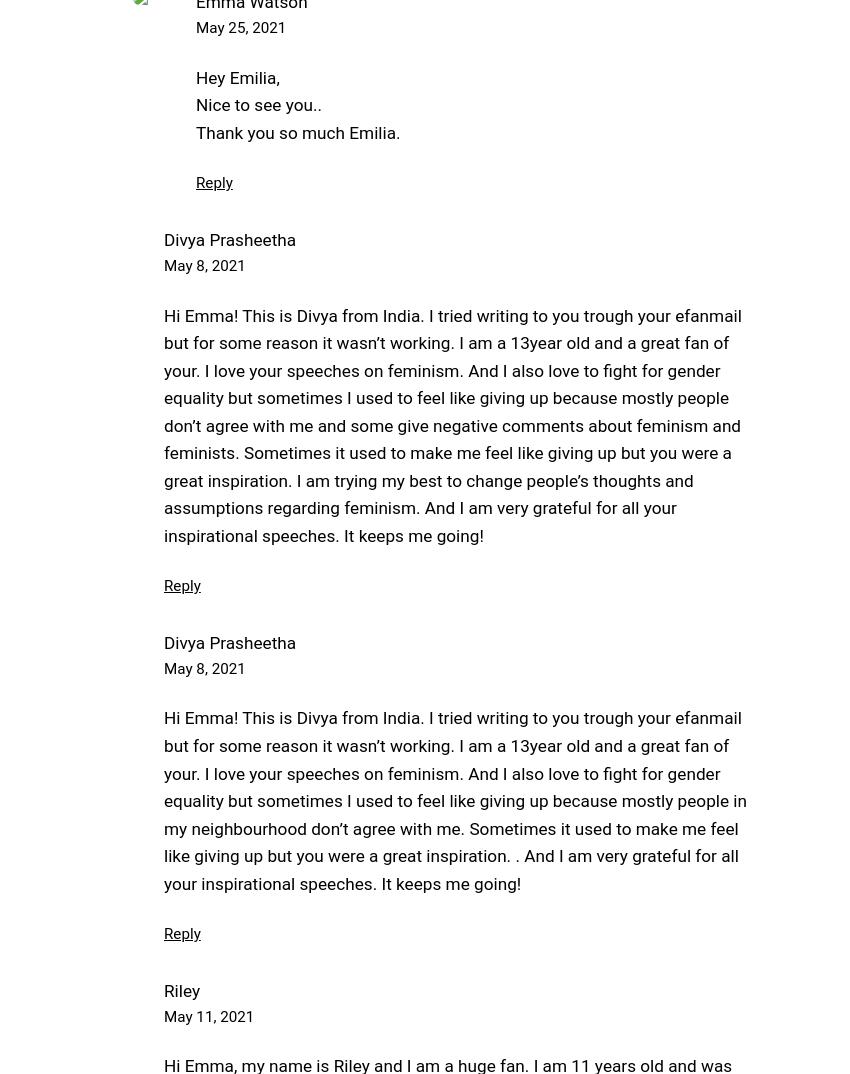 Image resolution: width=850 pixels, height=1074 pixels. Describe the element at coordinates (298, 130) in the screenshot. I see `'Thank you so much Emilia.'` at that location.